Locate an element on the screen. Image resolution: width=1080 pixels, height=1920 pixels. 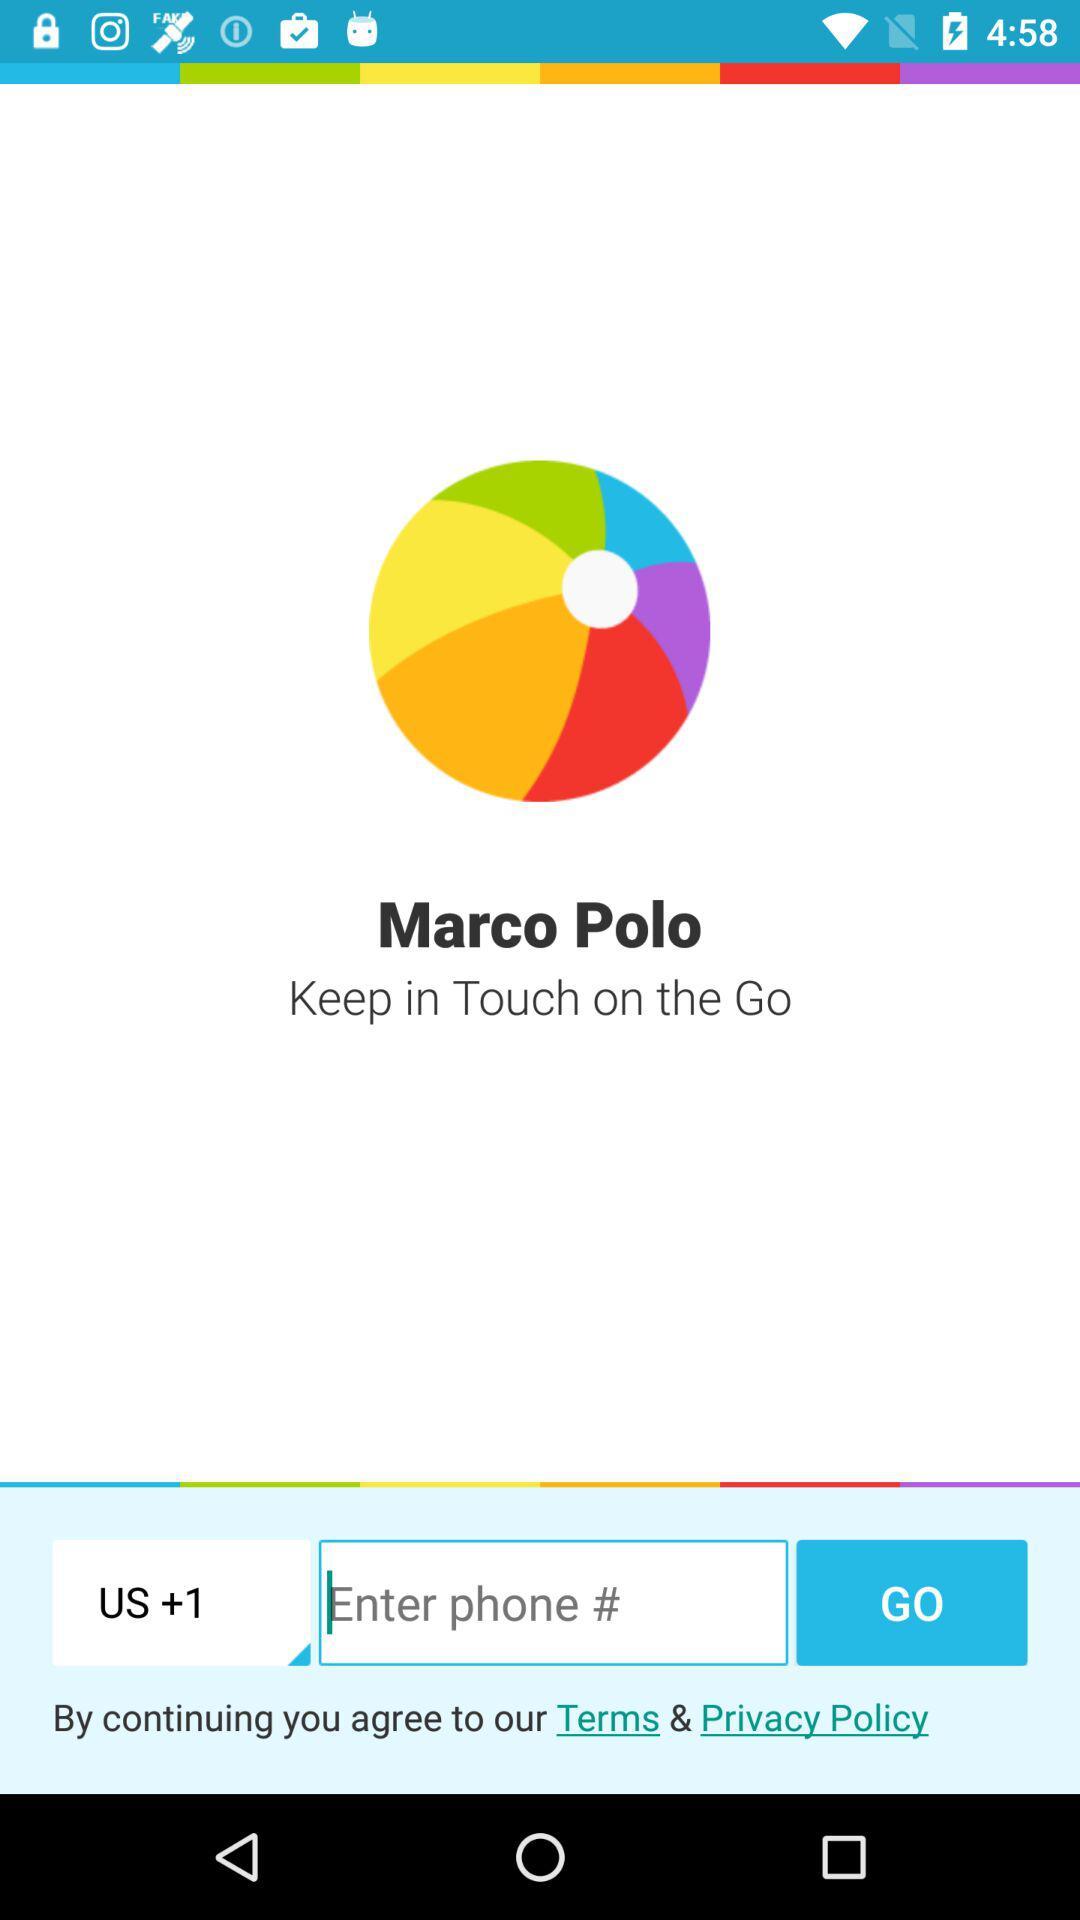
icon above by continuing you icon is located at coordinates (553, 1602).